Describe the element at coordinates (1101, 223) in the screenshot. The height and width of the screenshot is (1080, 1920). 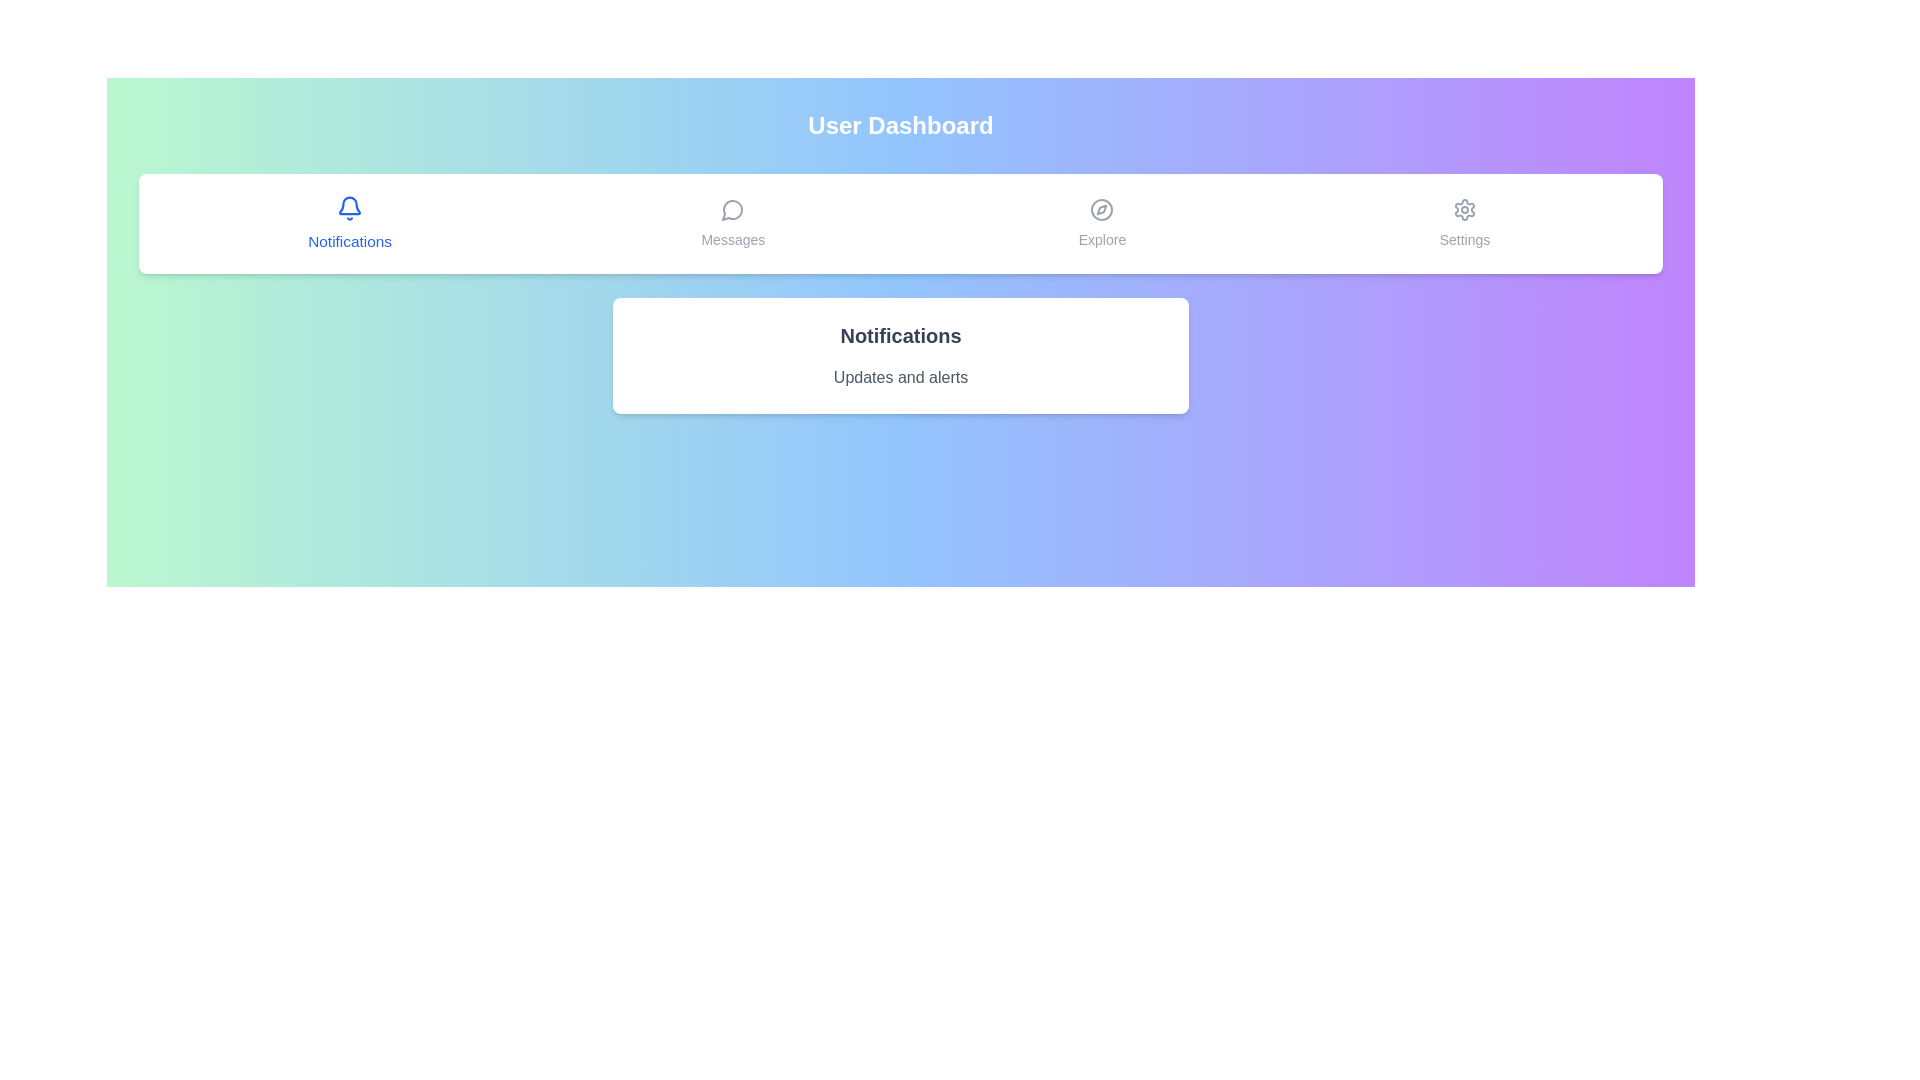
I see `the Explore tab to switch the content` at that location.